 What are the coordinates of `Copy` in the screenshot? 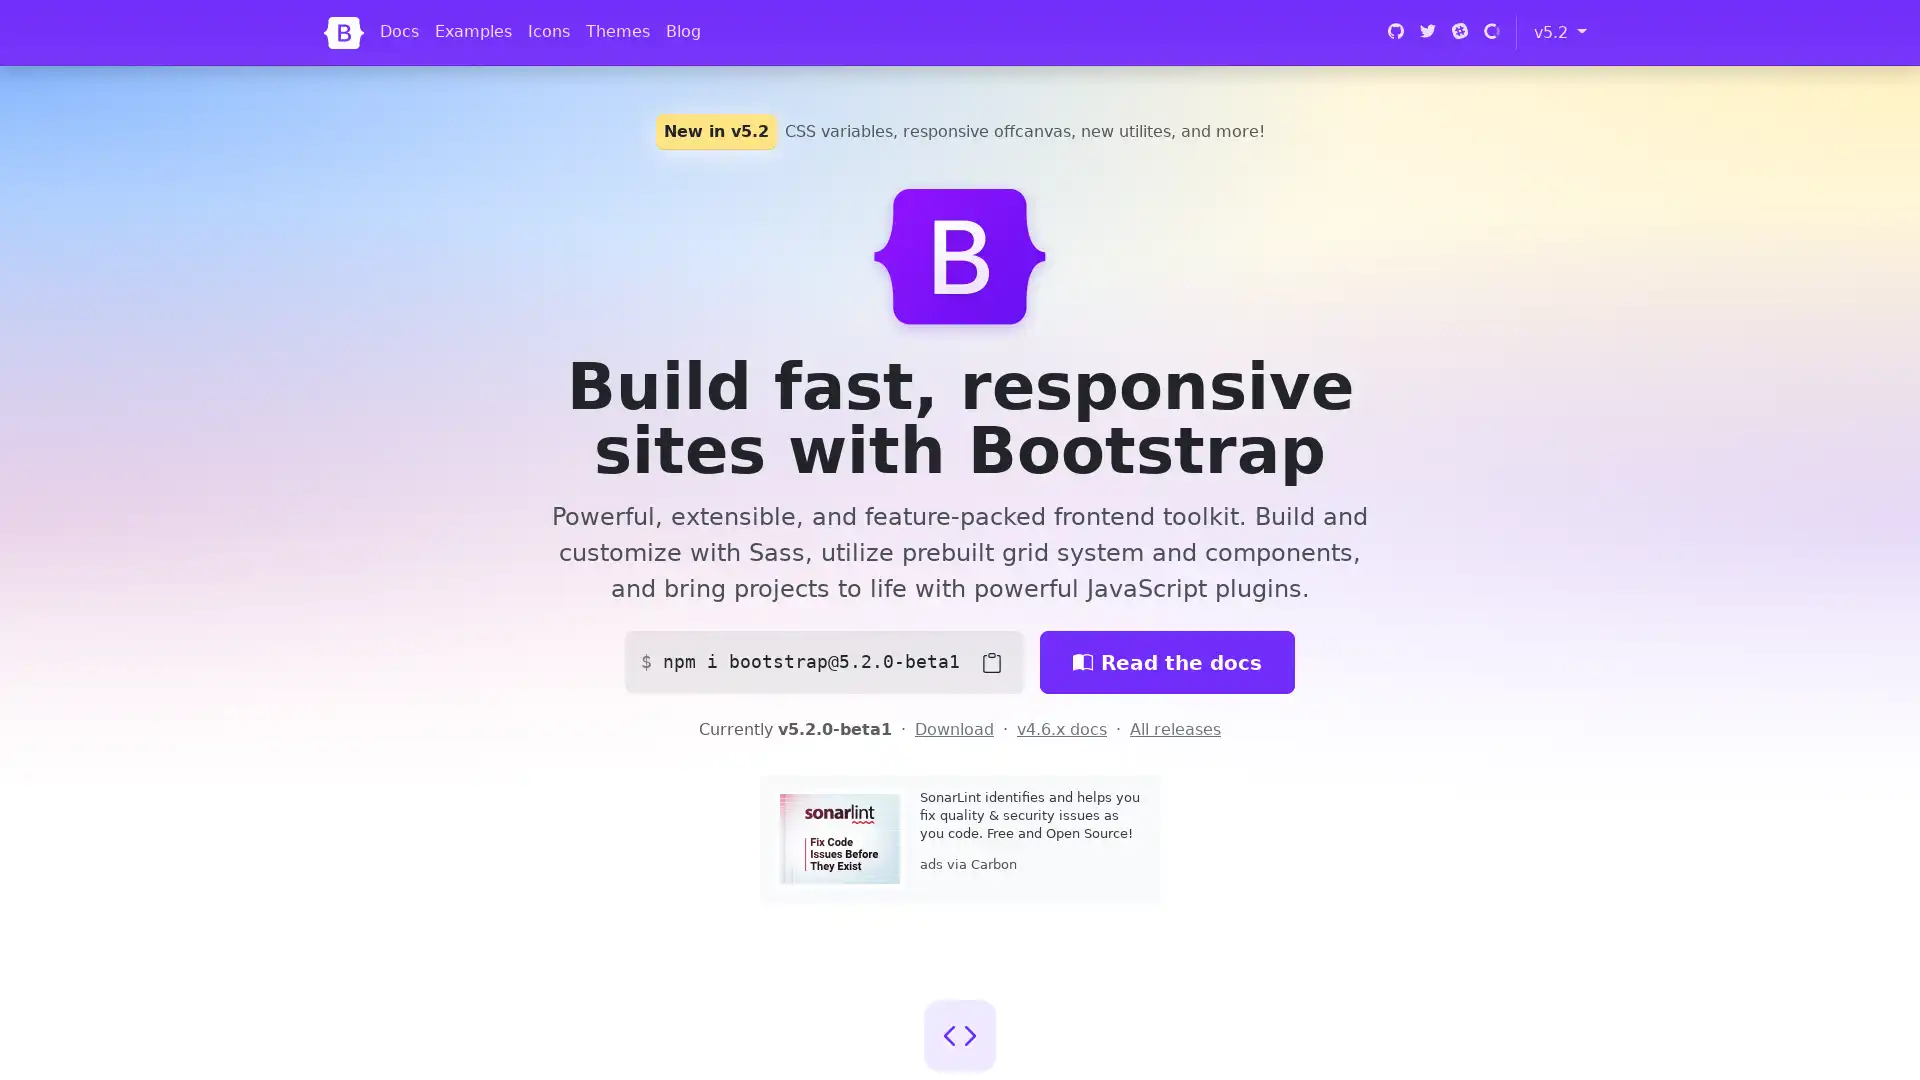 It's located at (992, 661).